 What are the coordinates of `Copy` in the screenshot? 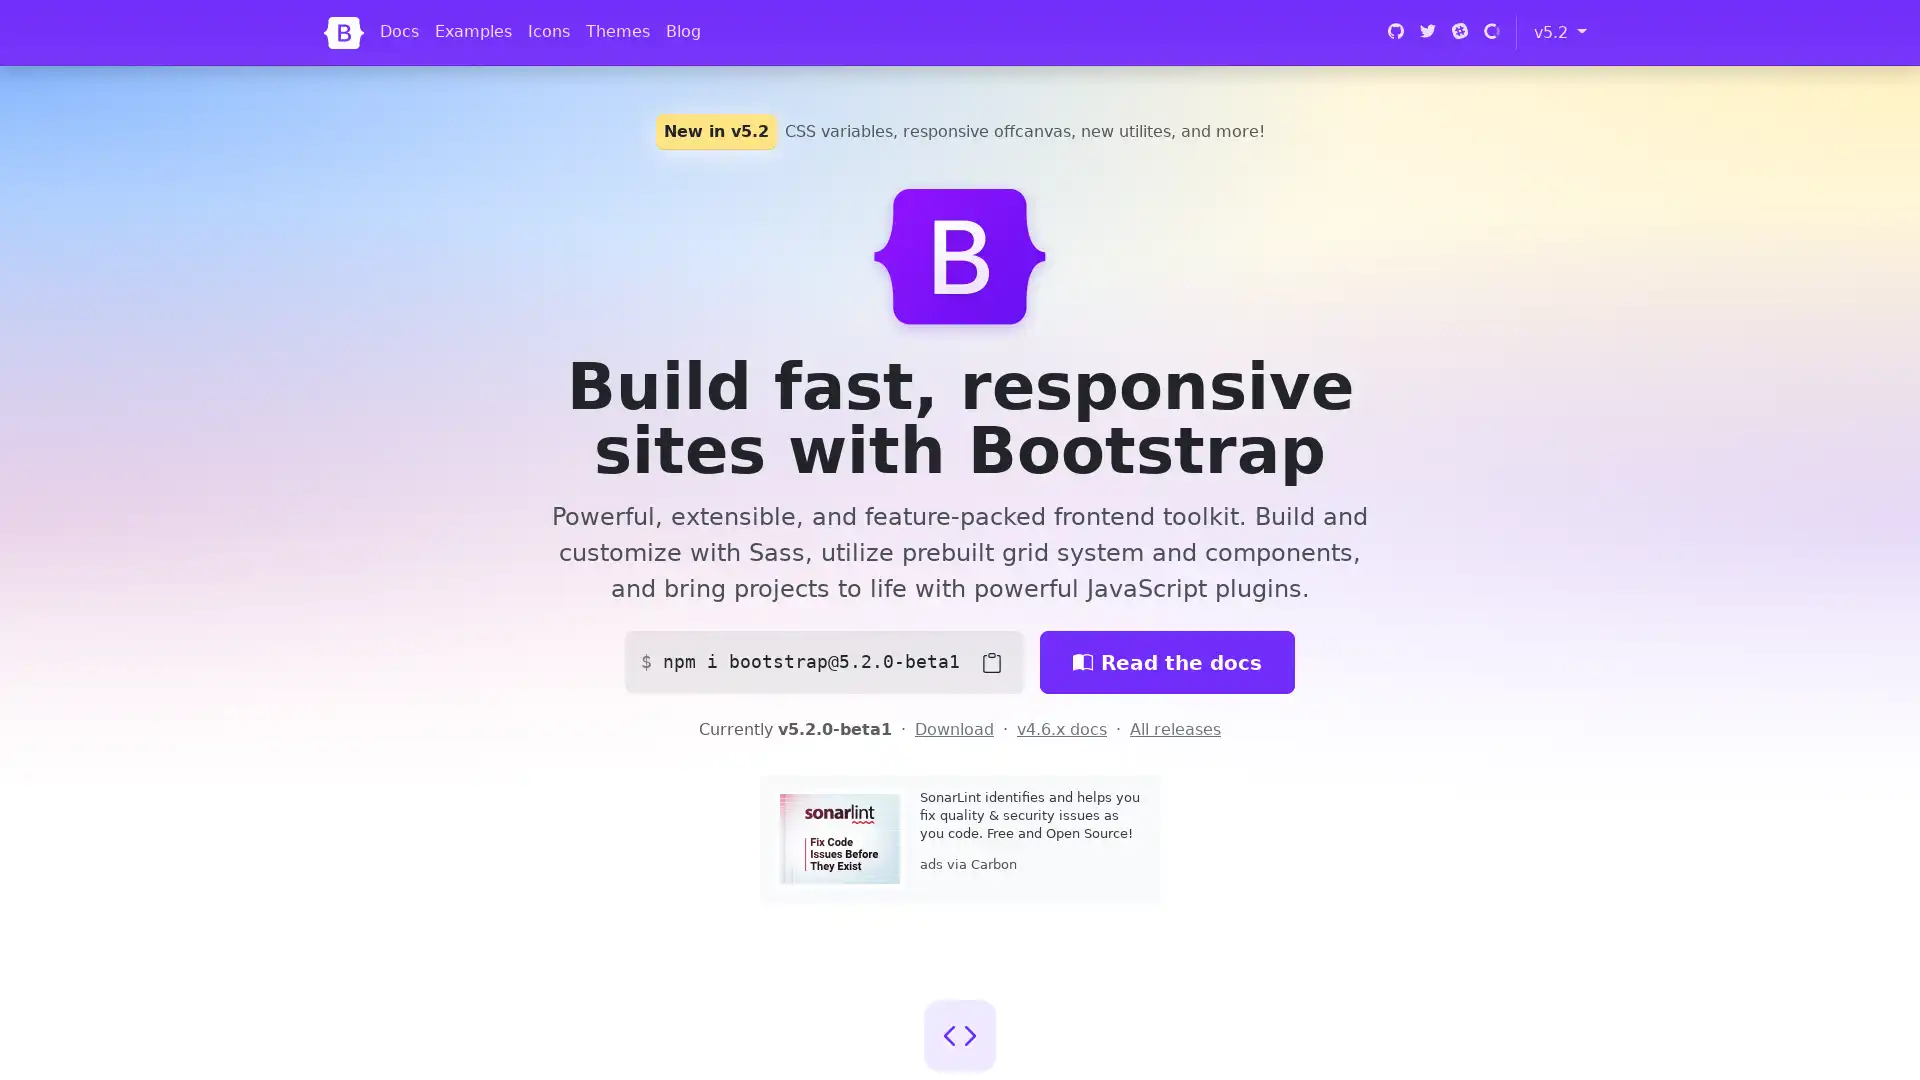 It's located at (992, 661).